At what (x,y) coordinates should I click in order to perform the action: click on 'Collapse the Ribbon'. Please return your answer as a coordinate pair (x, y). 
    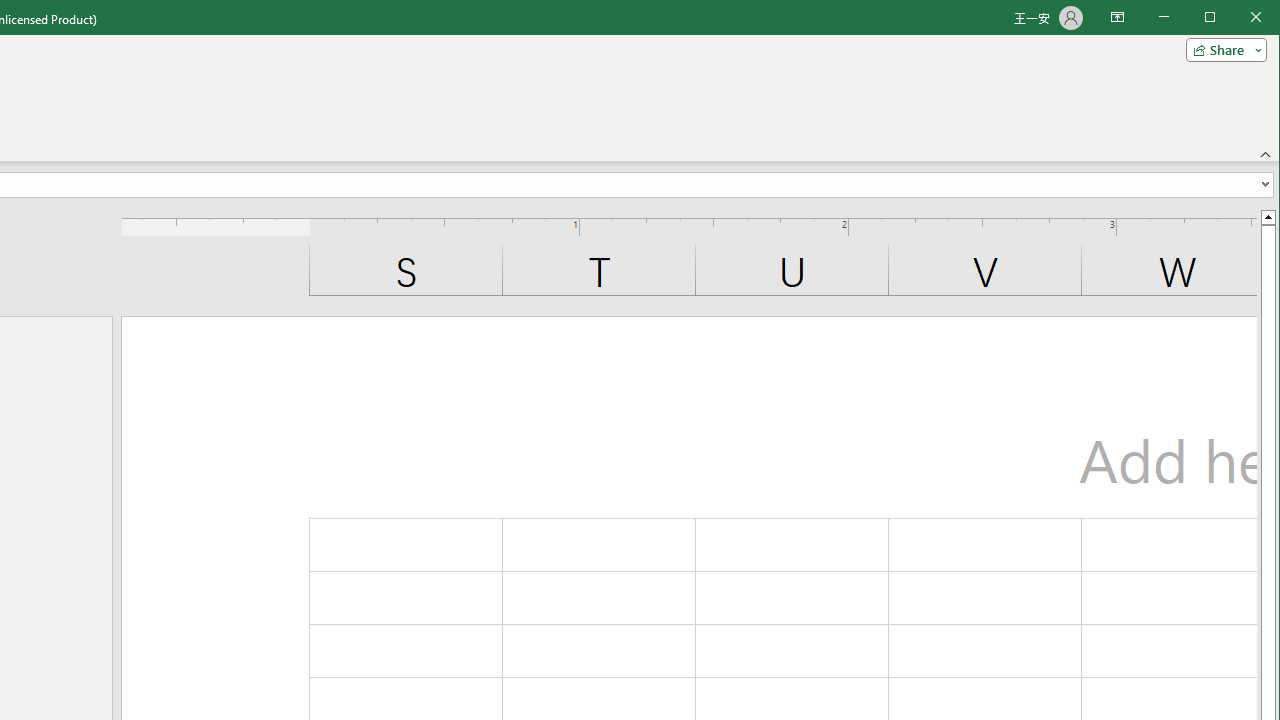
    Looking at the image, I should click on (1265, 153).